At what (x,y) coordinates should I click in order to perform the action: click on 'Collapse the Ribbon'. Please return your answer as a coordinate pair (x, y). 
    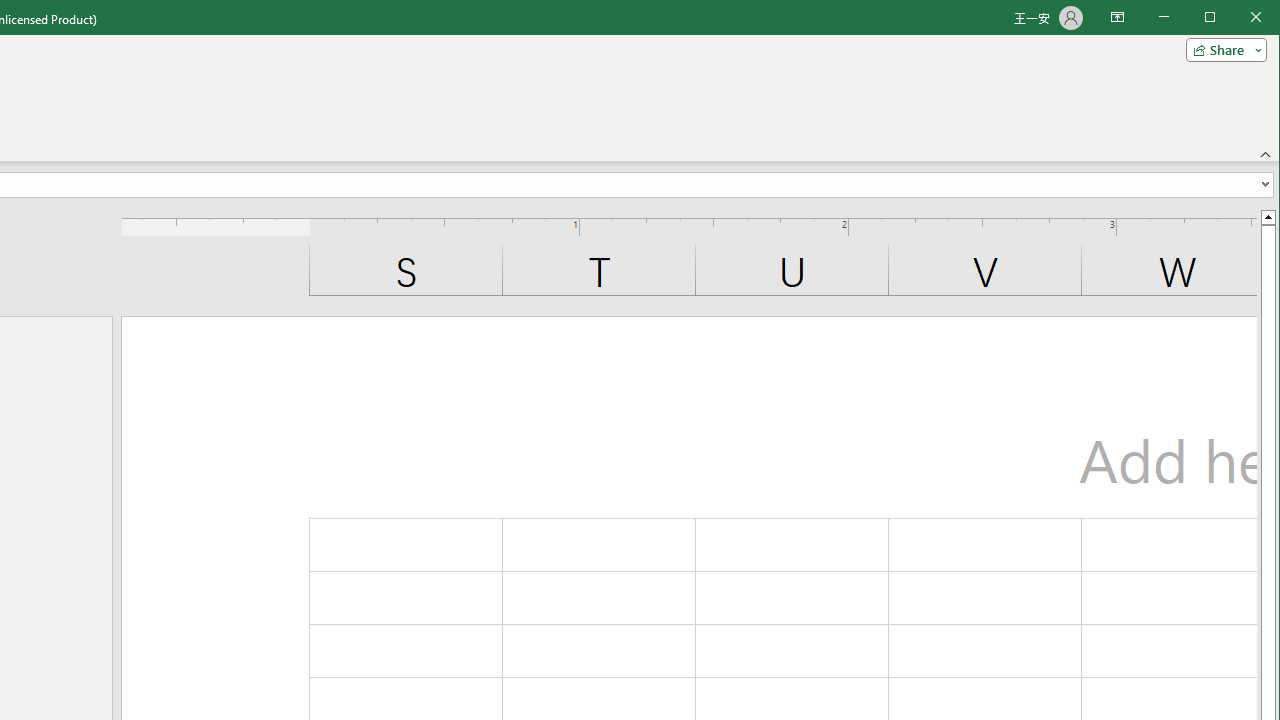
    Looking at the image, I should click on (1265, 153).